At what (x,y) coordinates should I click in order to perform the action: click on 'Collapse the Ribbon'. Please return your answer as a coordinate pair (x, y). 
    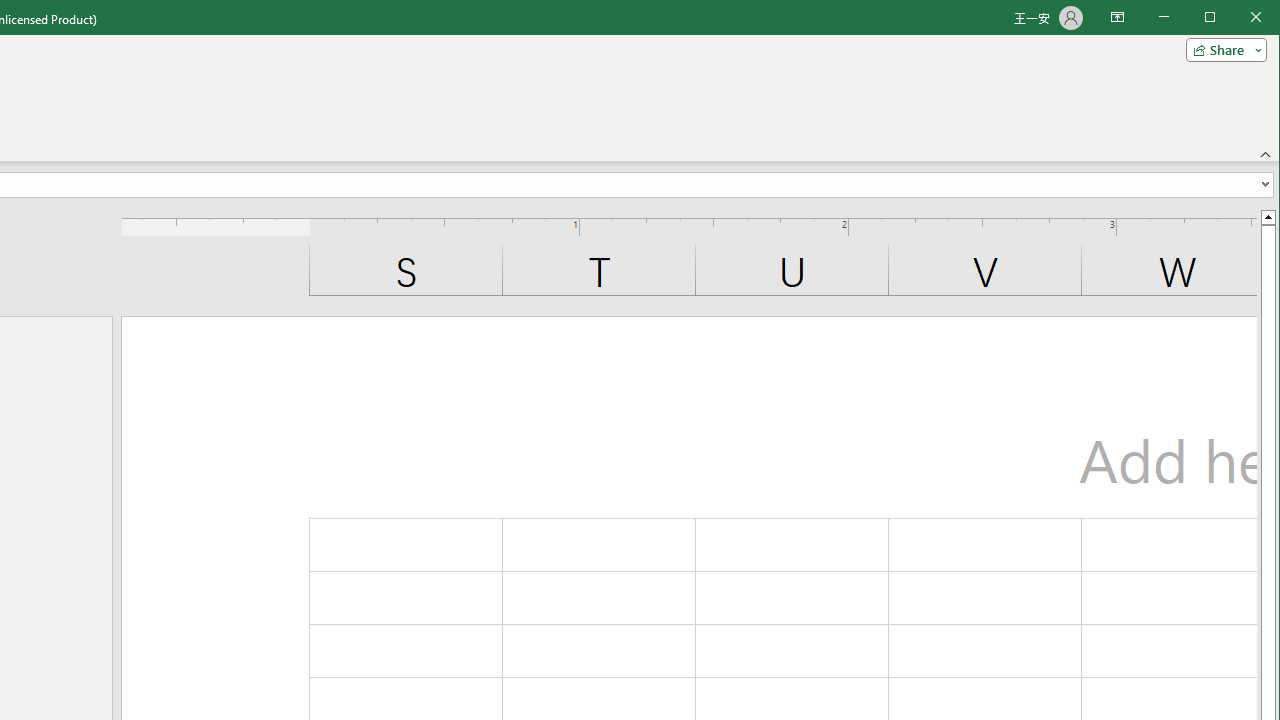
    Looking at the image, I should click on (1265, 153).